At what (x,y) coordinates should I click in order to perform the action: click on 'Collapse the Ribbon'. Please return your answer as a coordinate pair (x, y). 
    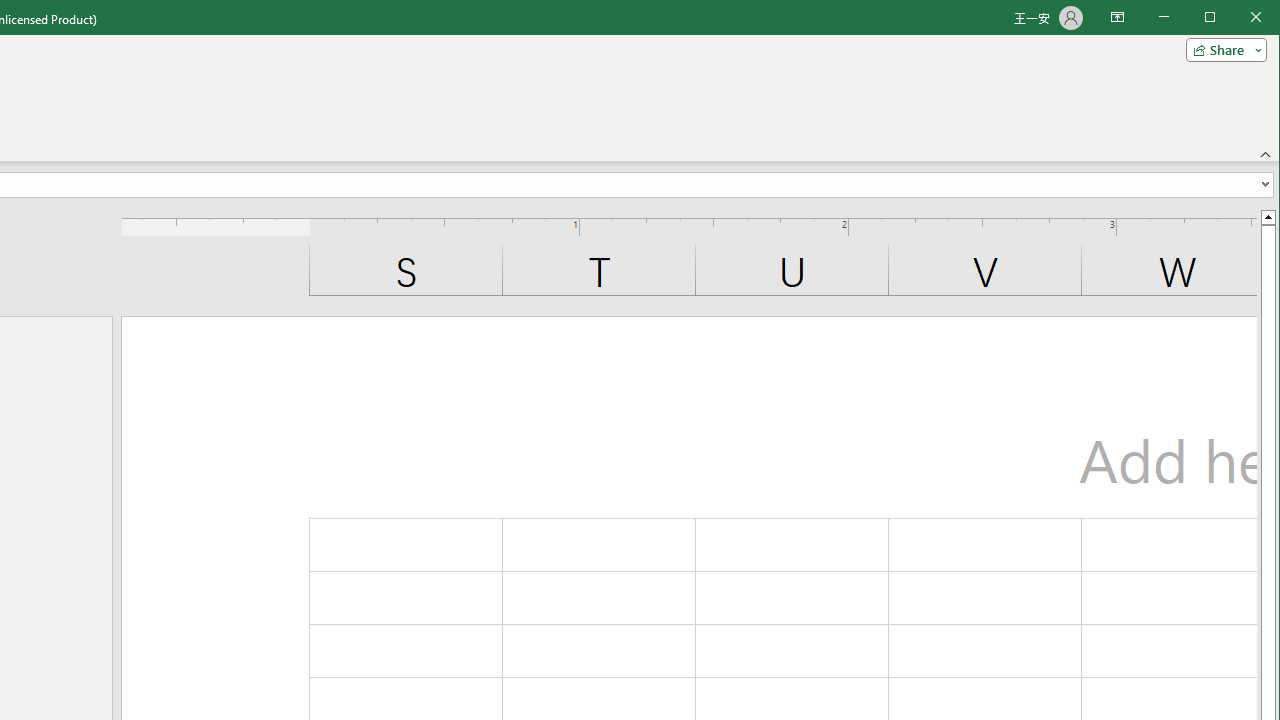
    Looking at the image, I should click on (1265, 153).